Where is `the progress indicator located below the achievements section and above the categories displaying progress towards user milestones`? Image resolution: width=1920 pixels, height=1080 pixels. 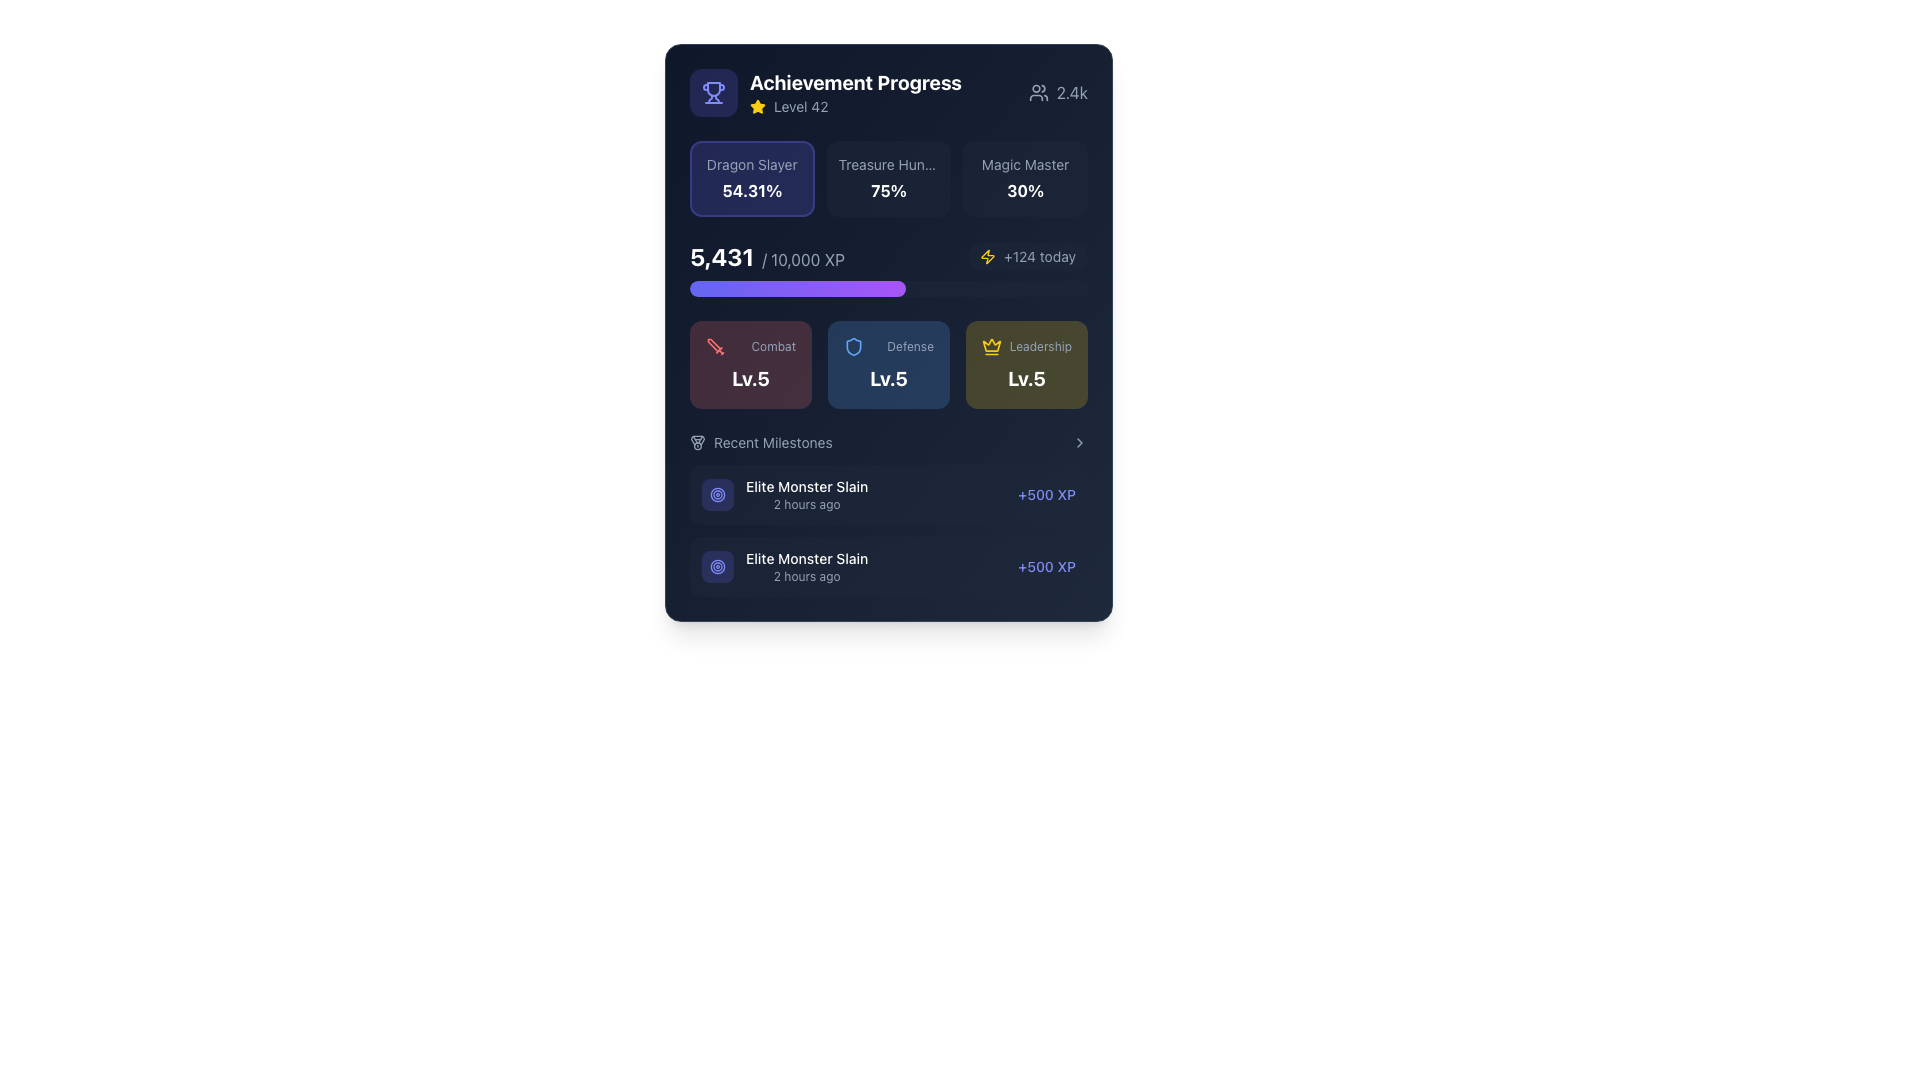 the progress indicator located below the achievements section and above the categories displaying progress towards user milestones is located at coordinates (887, 268).